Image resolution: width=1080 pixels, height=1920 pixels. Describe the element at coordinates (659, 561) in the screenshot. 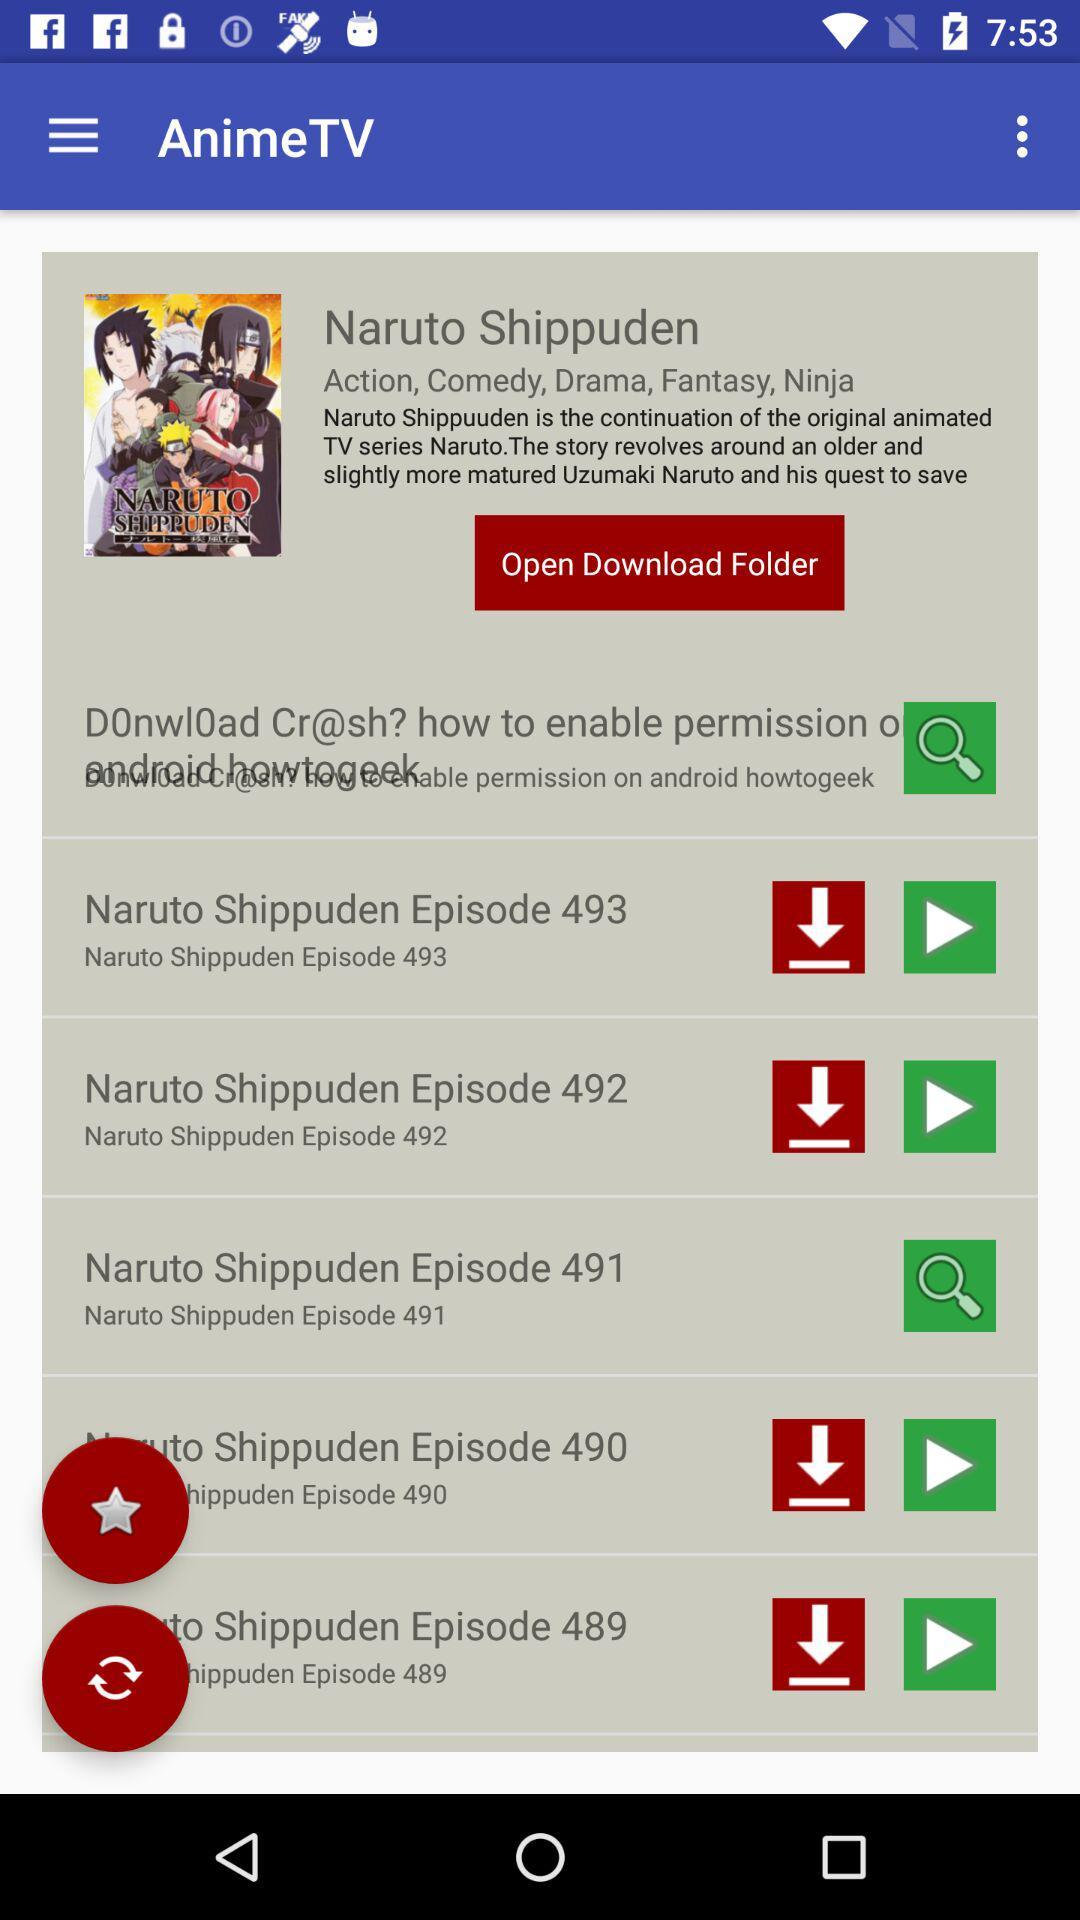

I see `item above the d0nwl0ad cr sh` at that location.